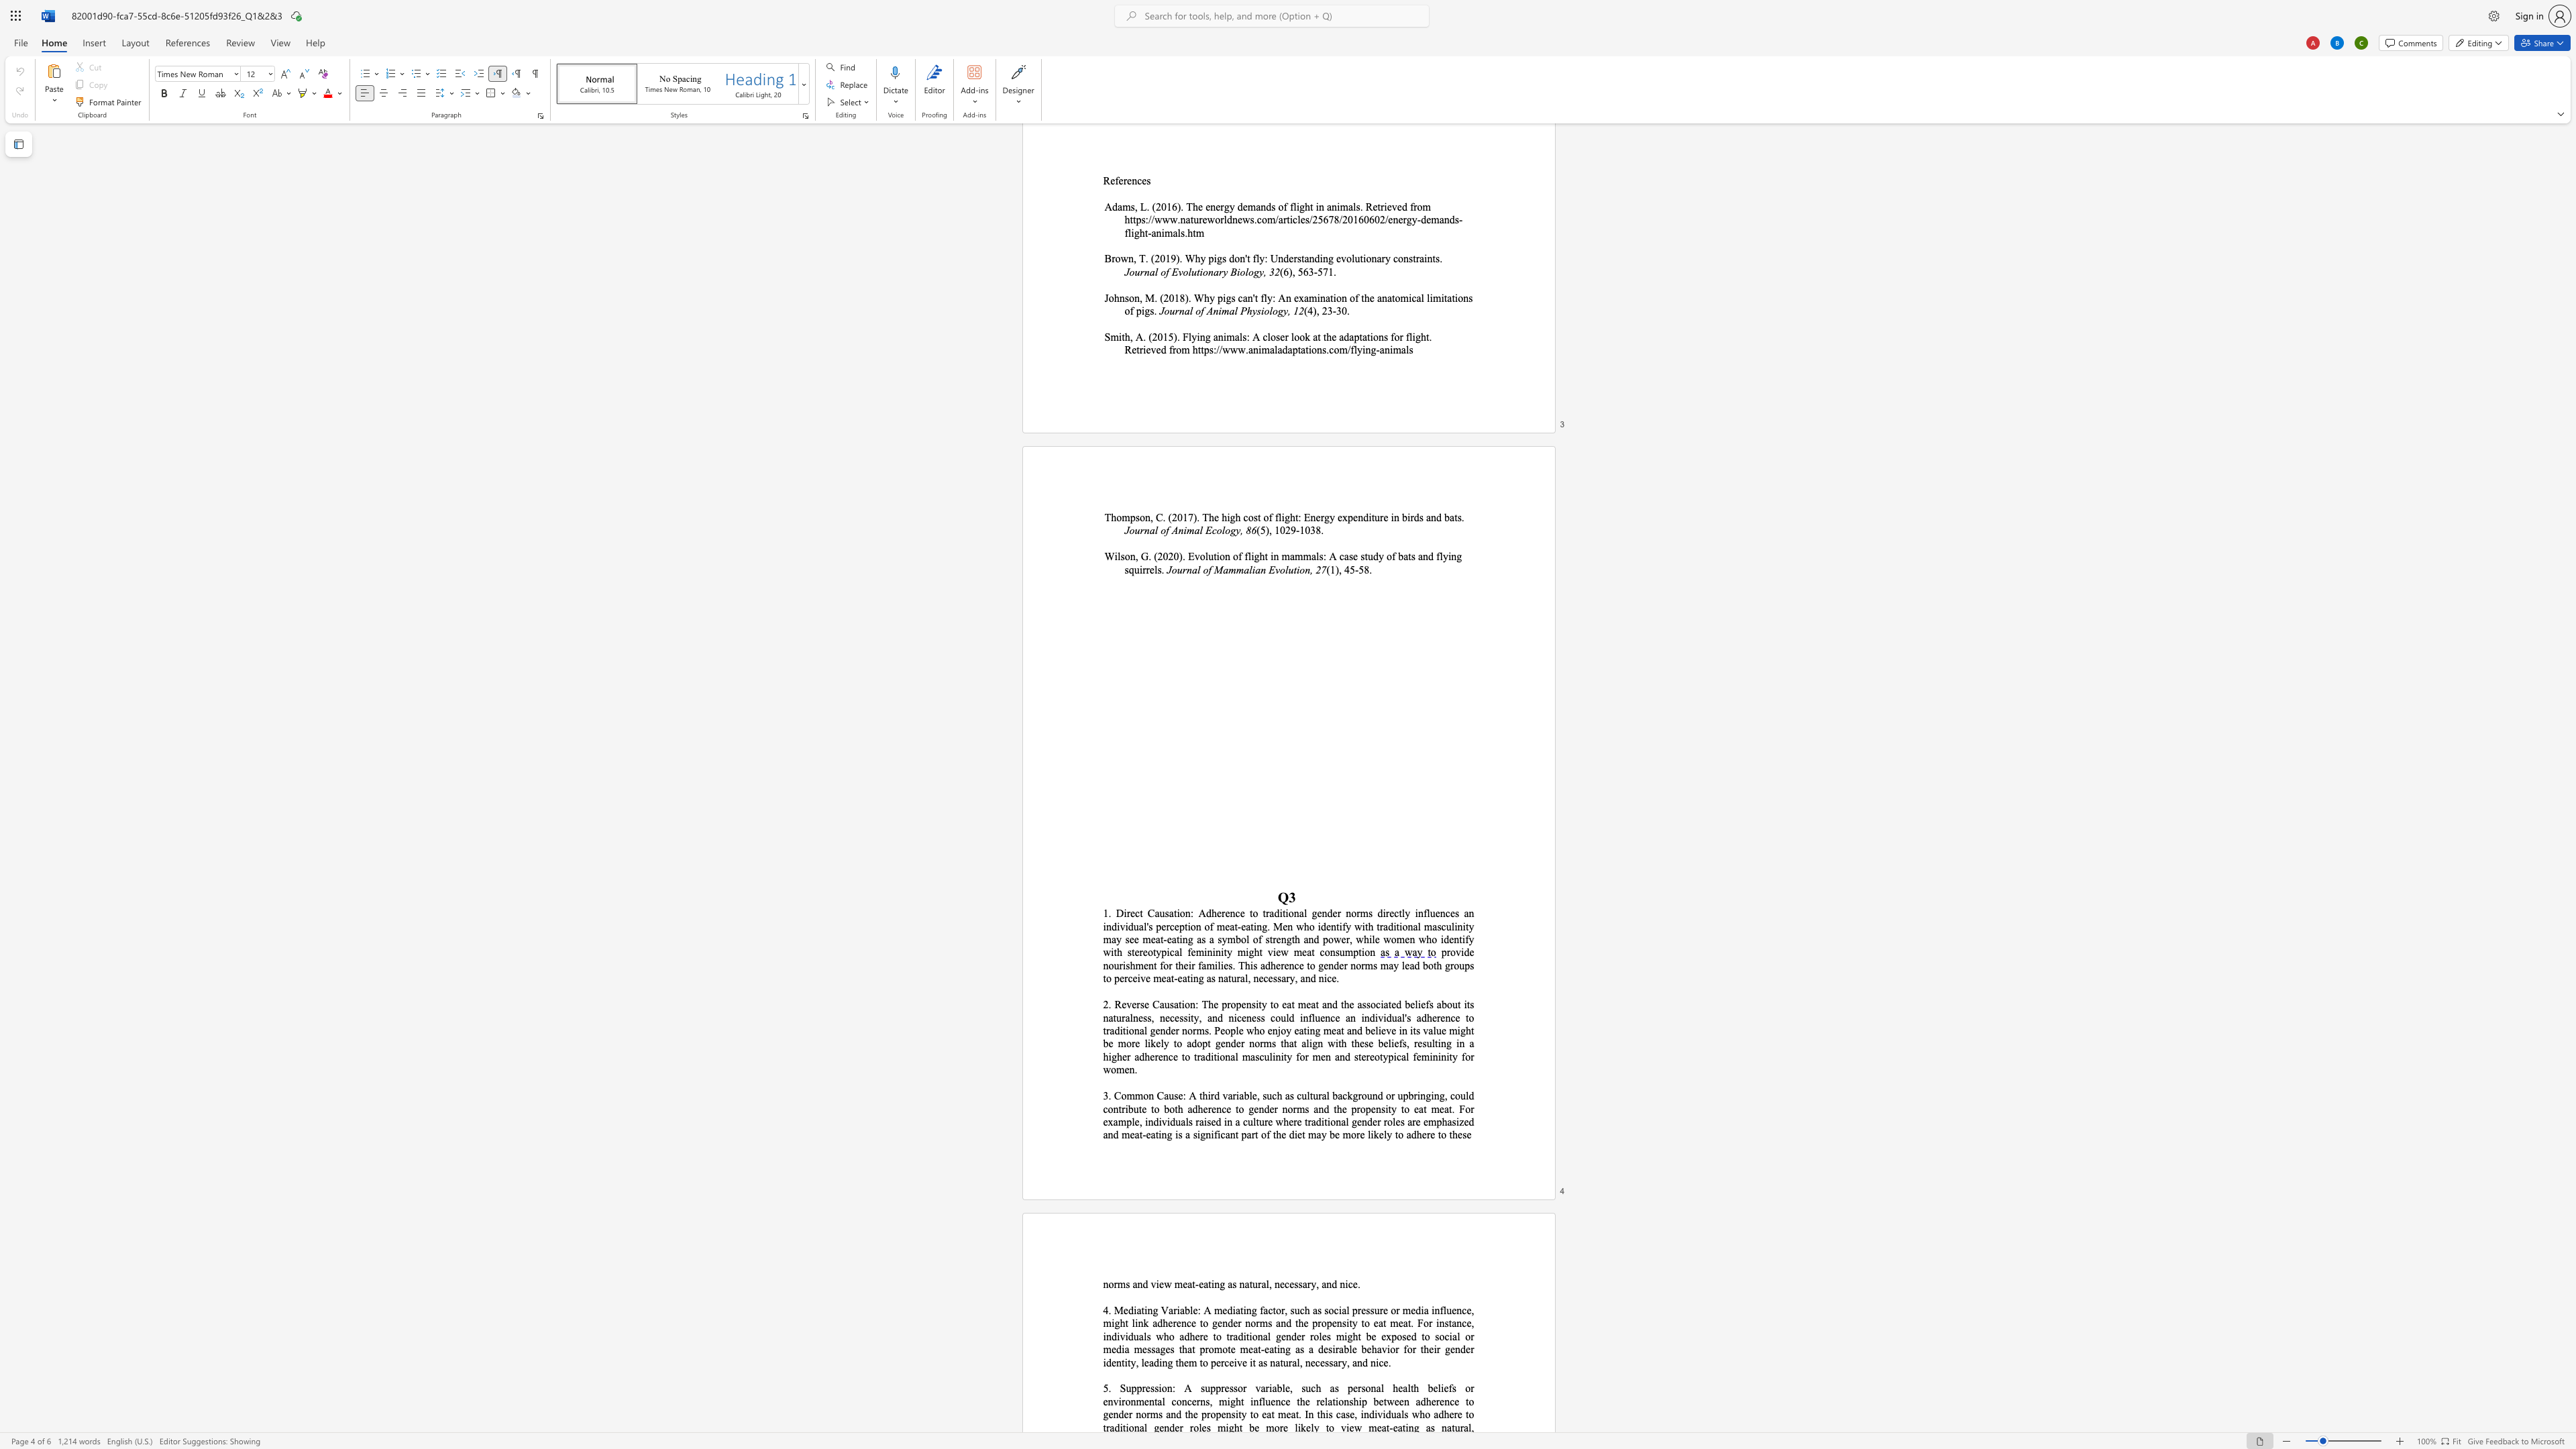 The image size is (2576, 1449). I want to click on the space between the continuous character "o" and "n" in the text, so click(1195, 926).